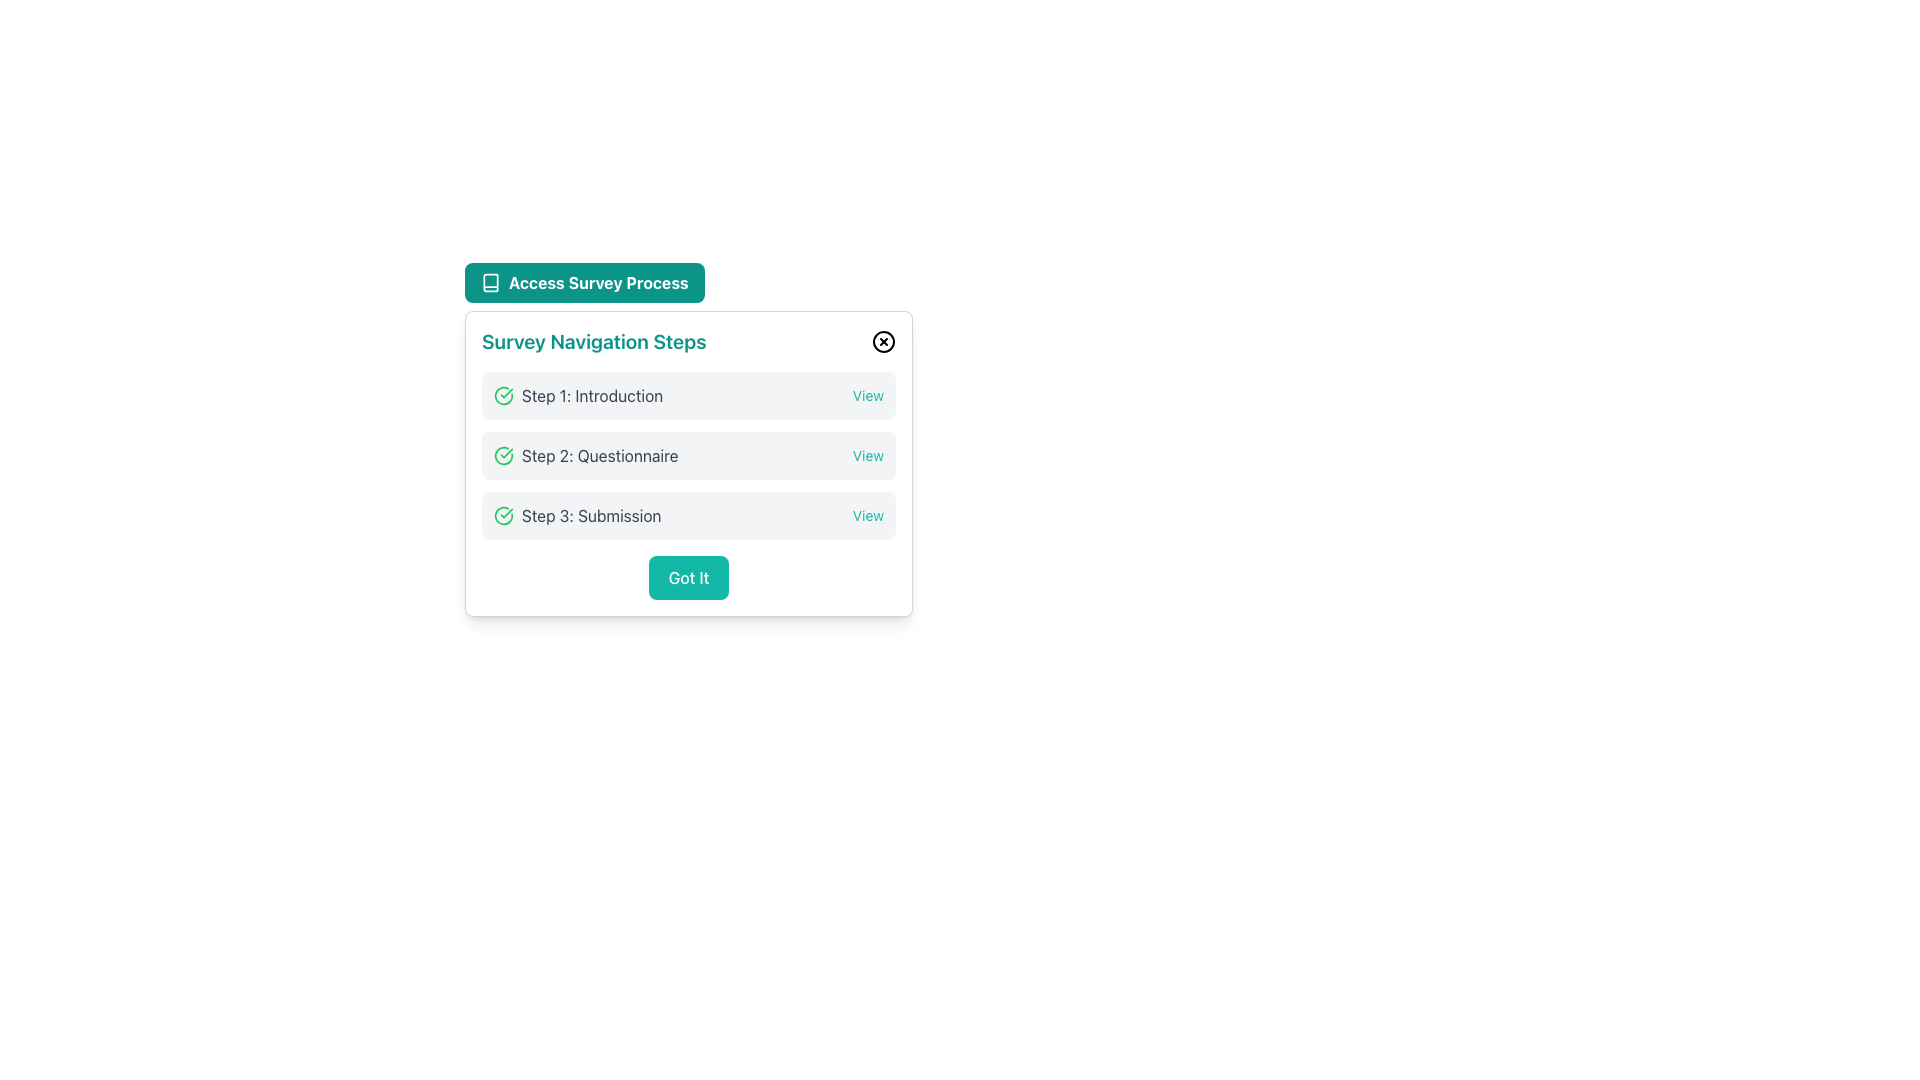 The height and width of the screenshot is (1080, 1920). I want to click on the confirmation button located at the bottom center of the survey navigation interface to proceed with the next step, so click(689, 578).